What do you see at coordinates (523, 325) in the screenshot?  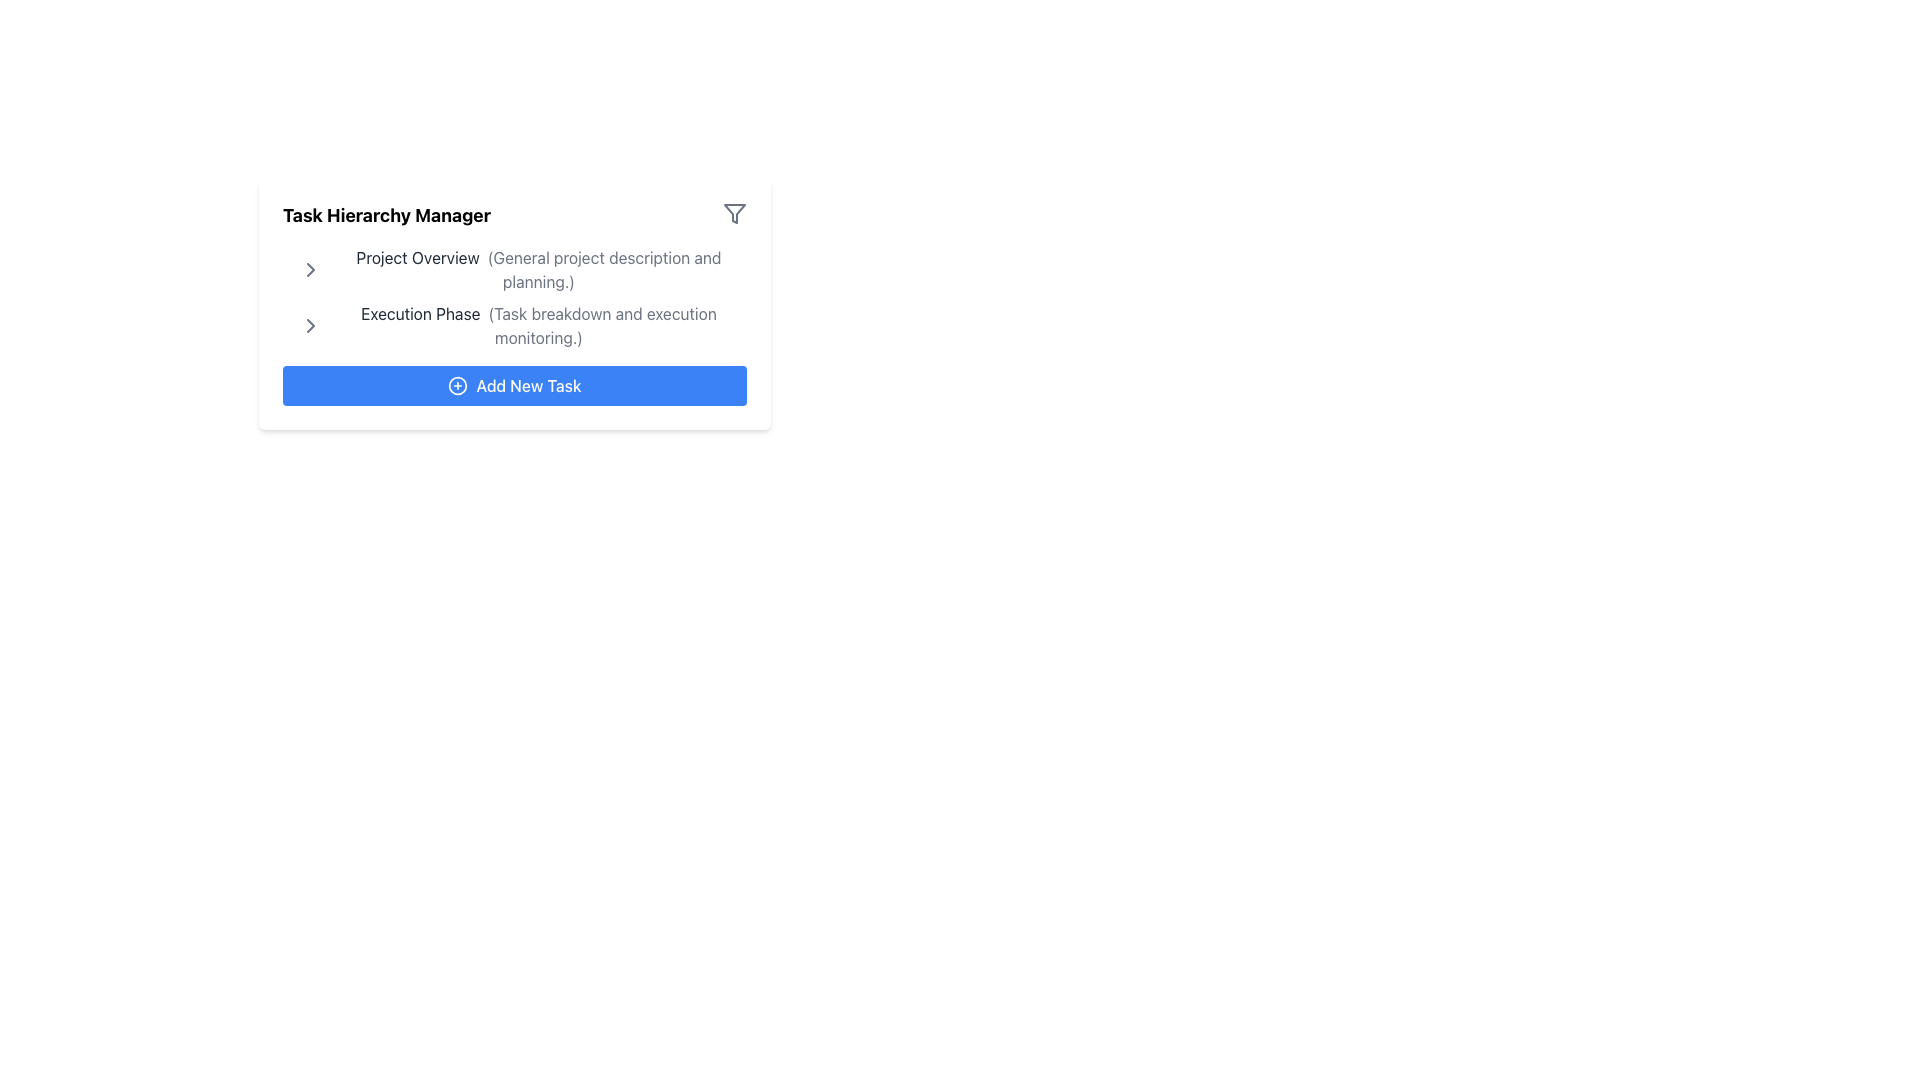 I see `the label that displays the text 'Execution Phase(Task breakdown and execution monitoring.)'` at bounding box center [523, 325].